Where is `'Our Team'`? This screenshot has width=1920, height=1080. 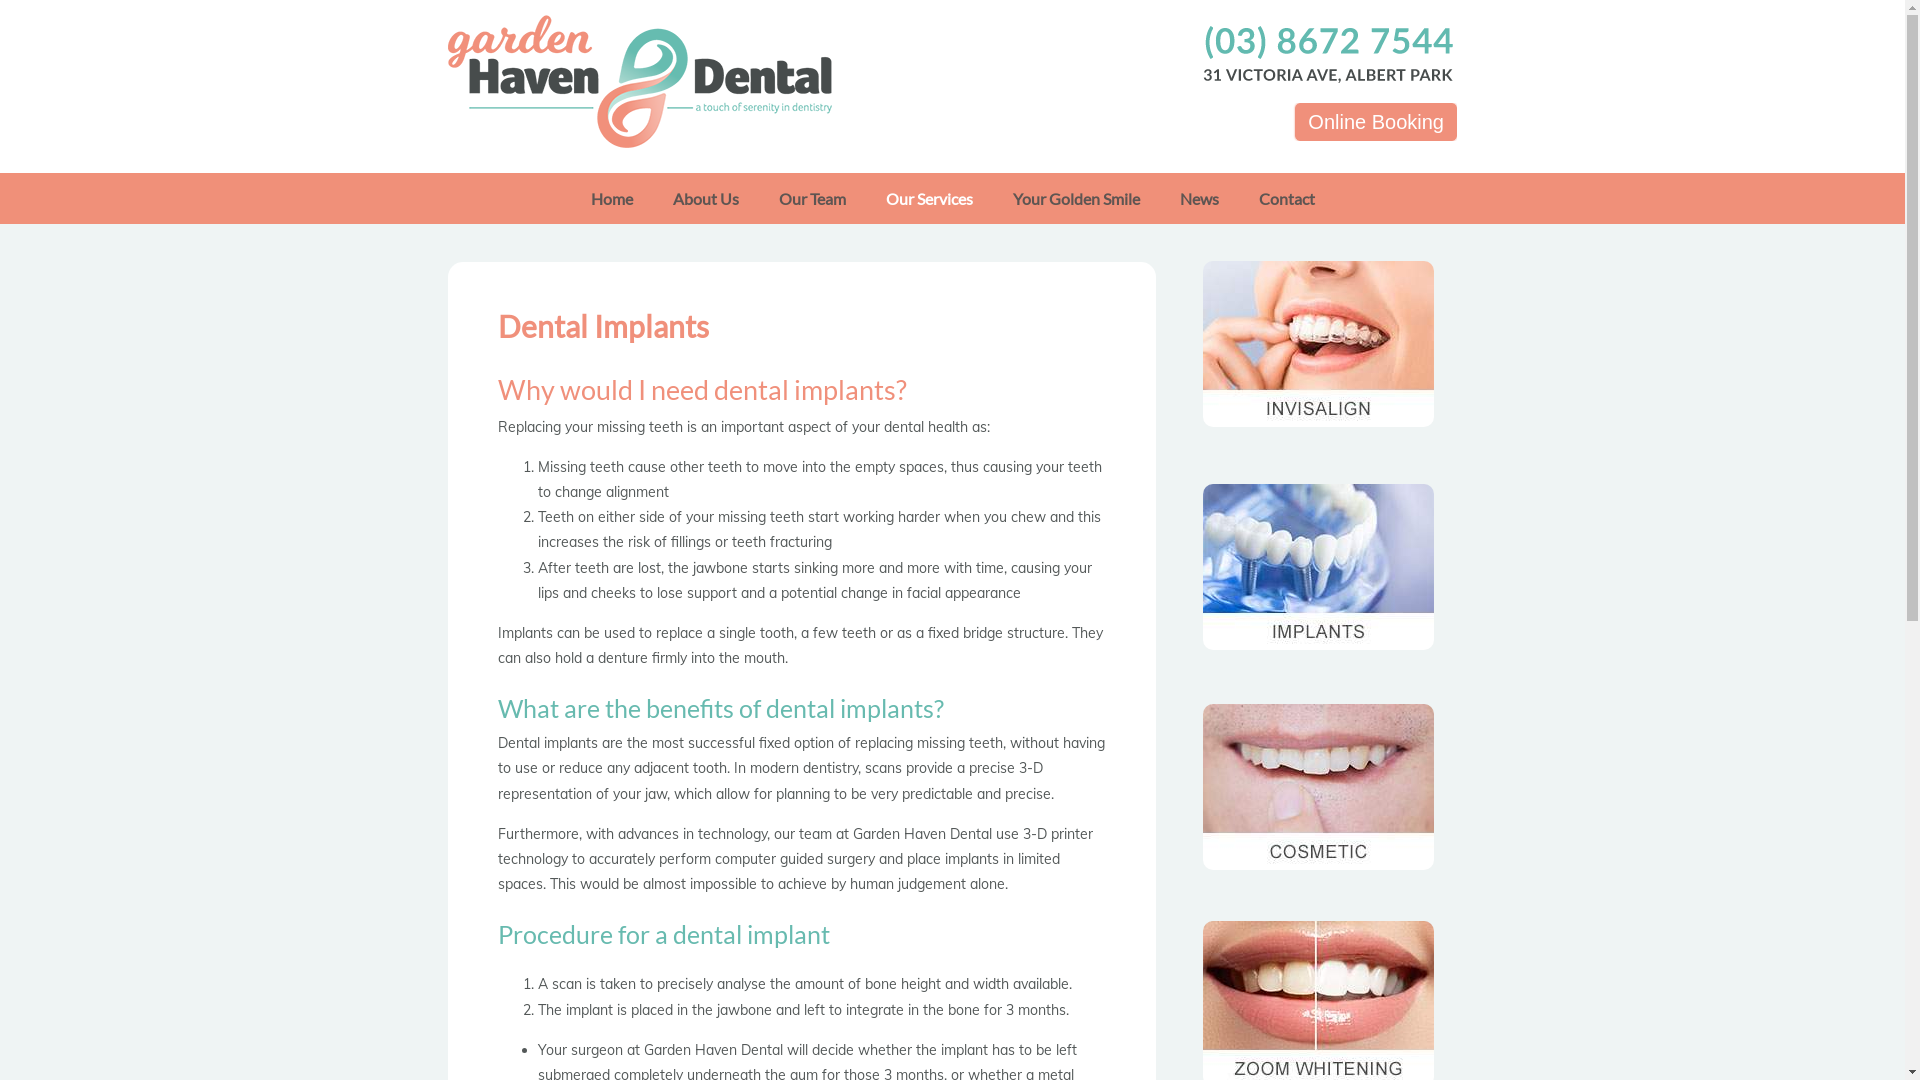 'Our Team' is located at coordinates (811, 198).